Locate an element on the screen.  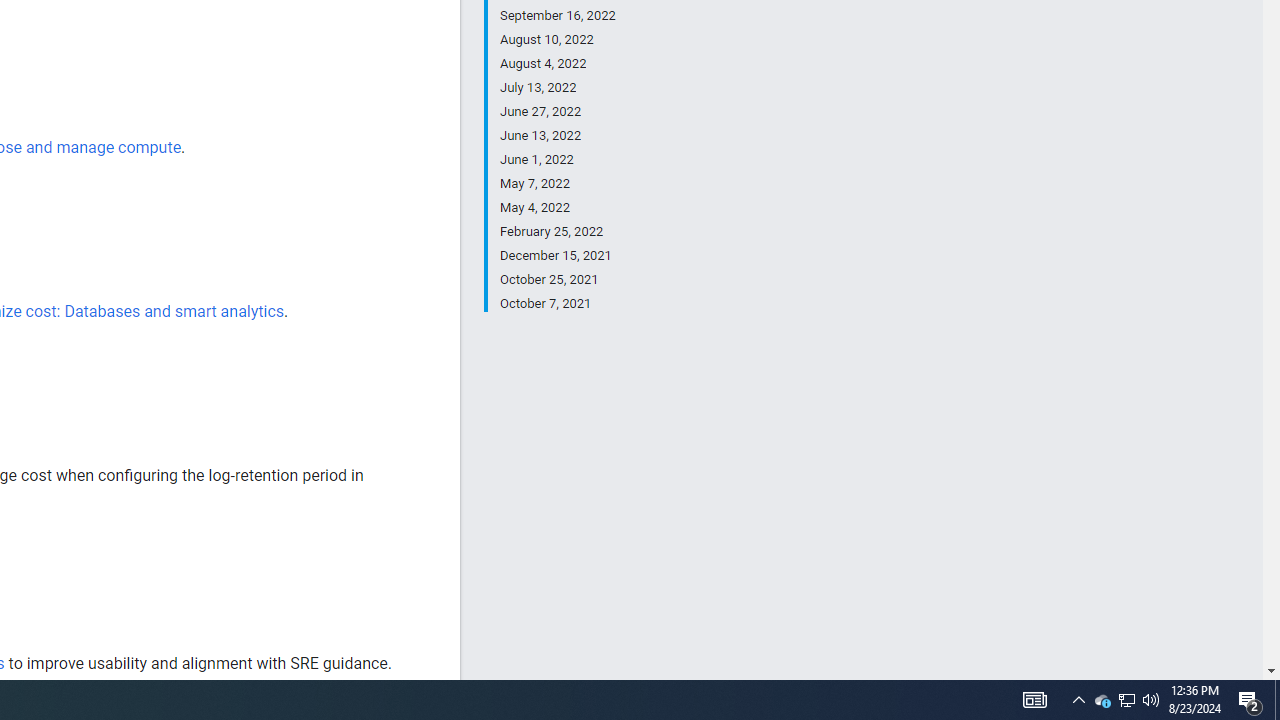
'May 4, 2022' is located at coordinates (557, 208).